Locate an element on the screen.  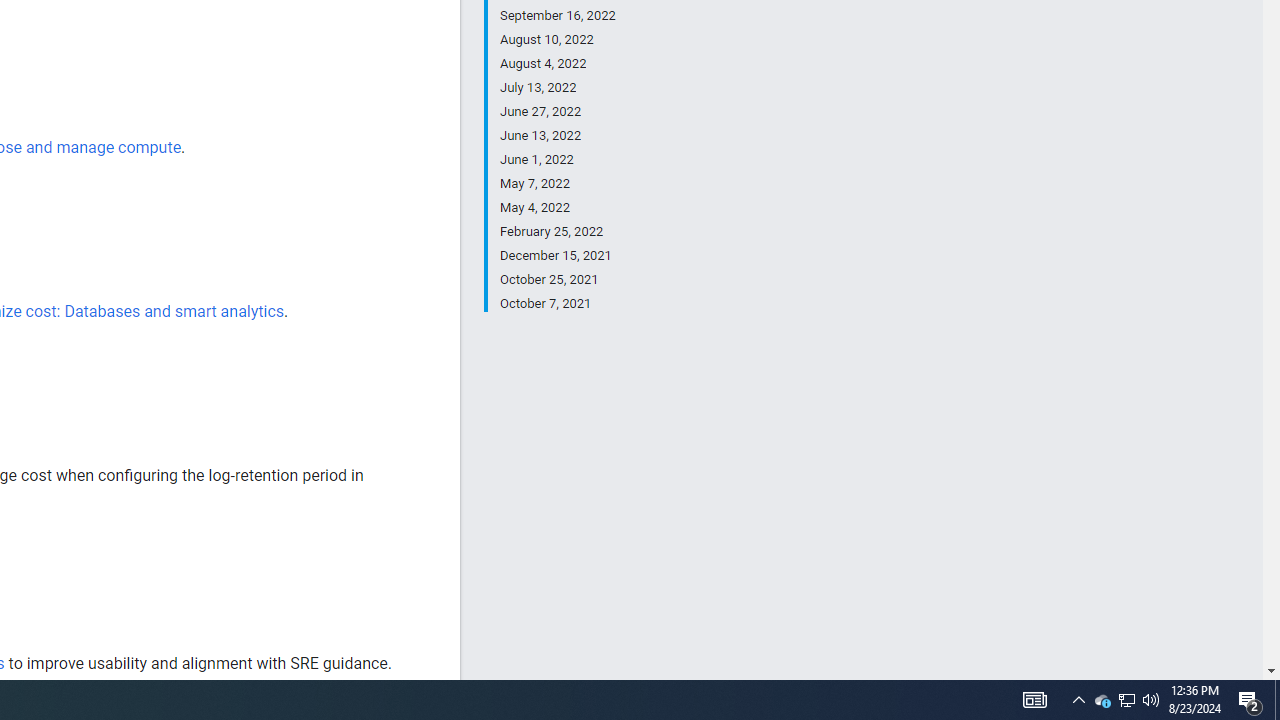
'May 4, 2022' is located at coordinates (557, 208).